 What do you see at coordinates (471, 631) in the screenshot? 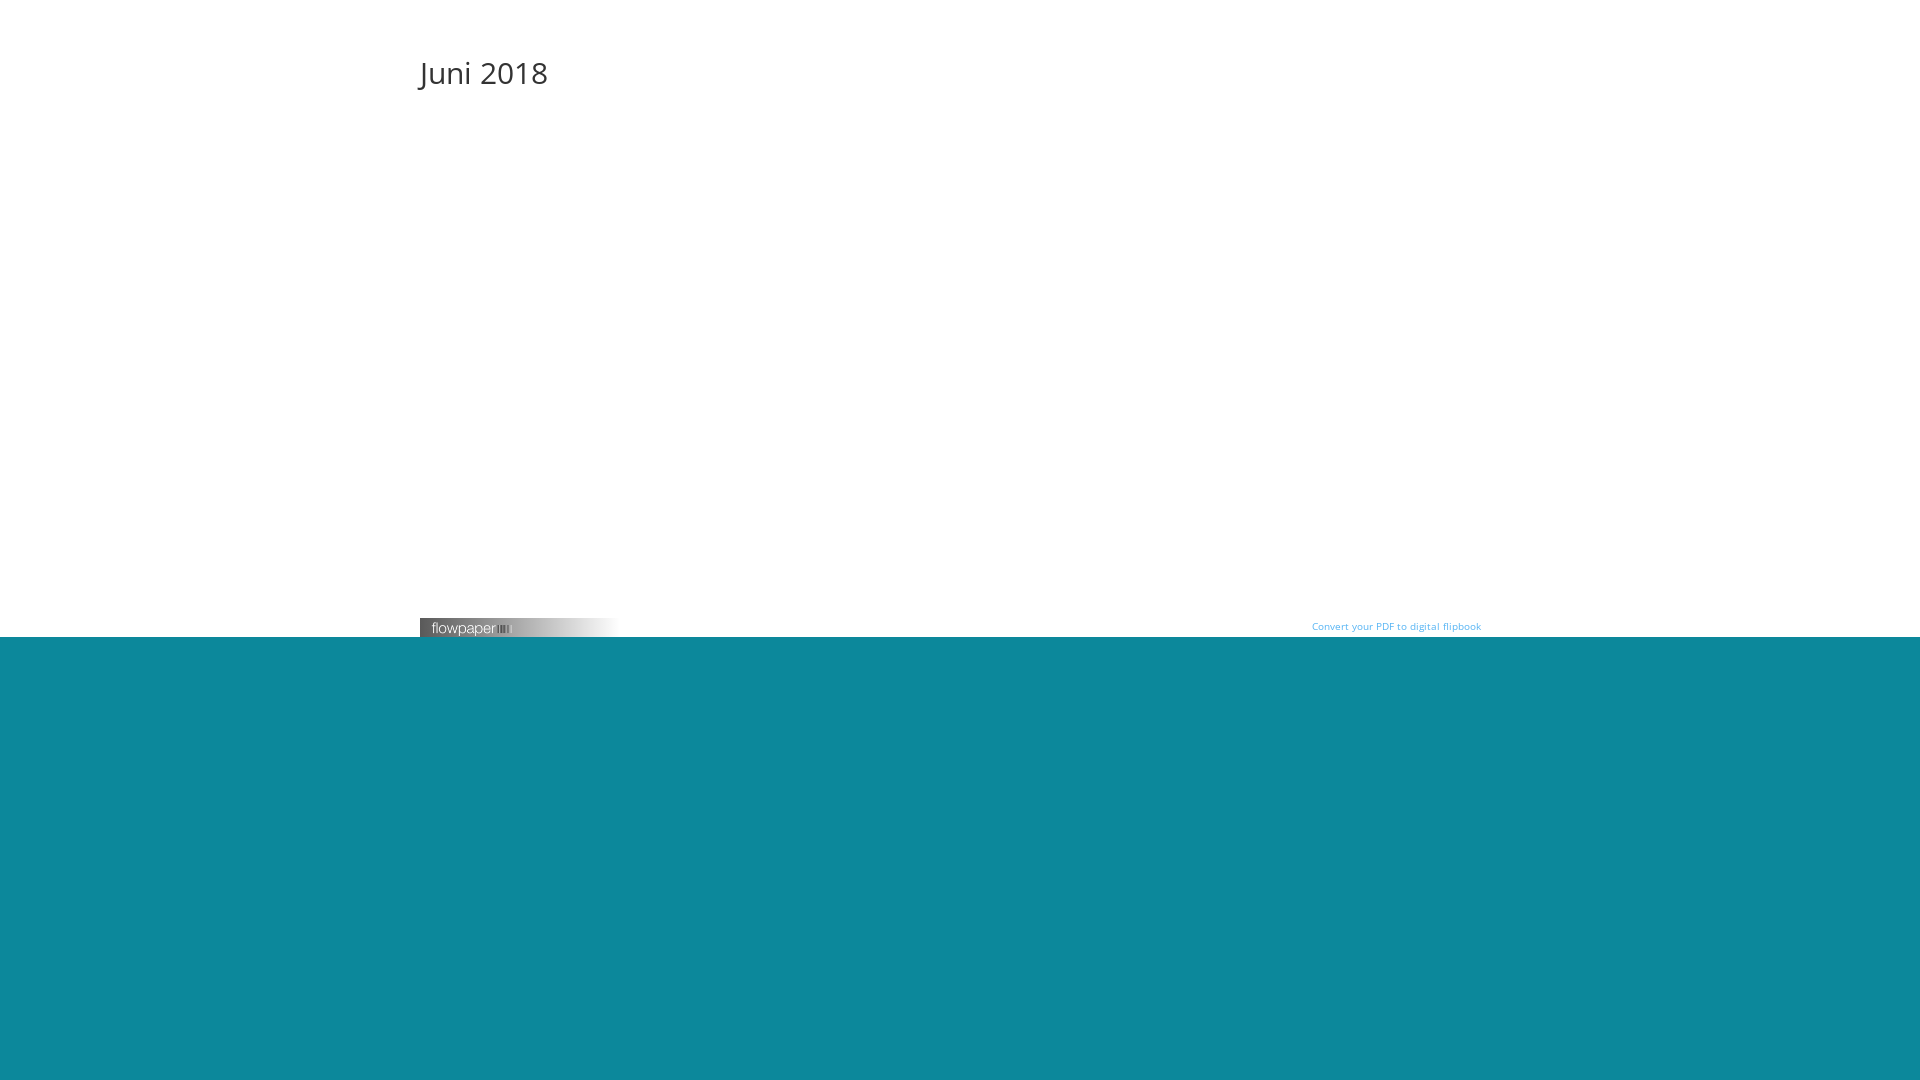
I see `'FlowPaper logotype'` at bounding box center [471, 631].